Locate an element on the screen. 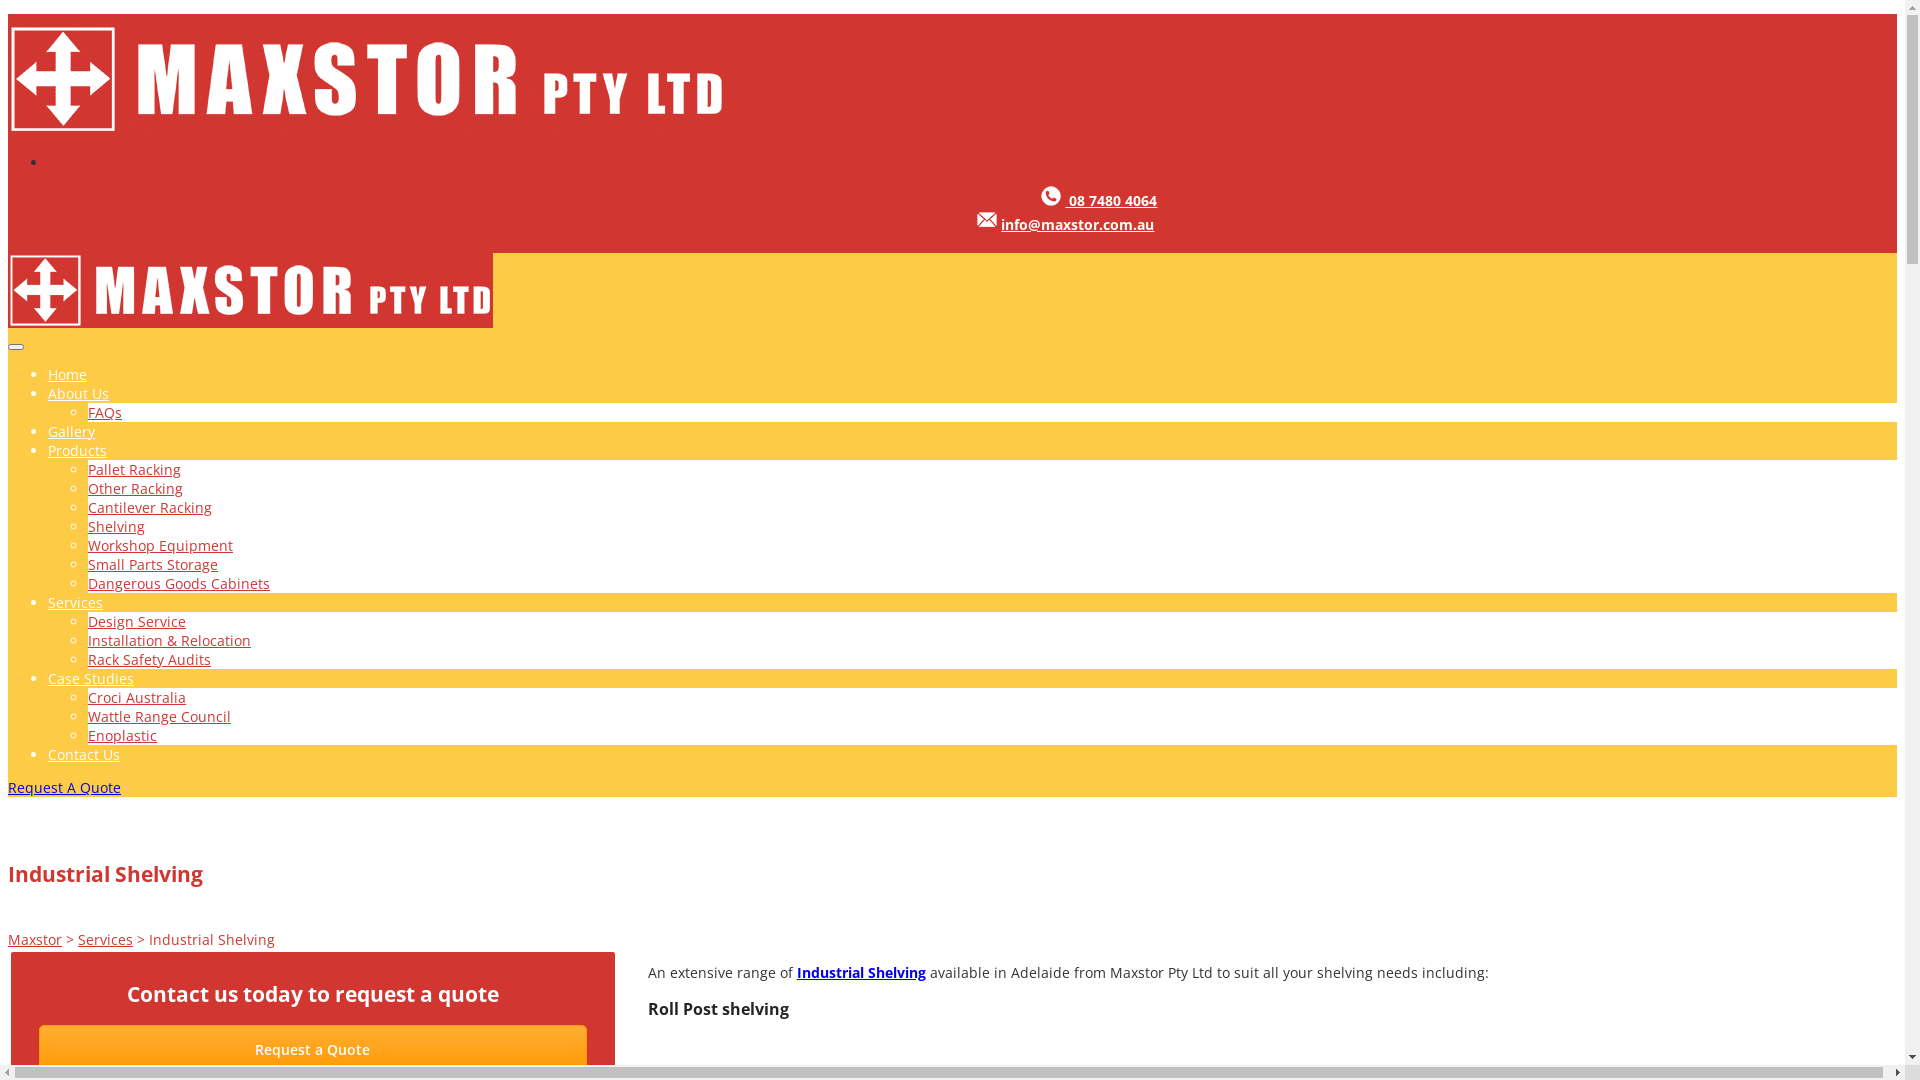  'Contact Us' is located at coordinates (82, 754).